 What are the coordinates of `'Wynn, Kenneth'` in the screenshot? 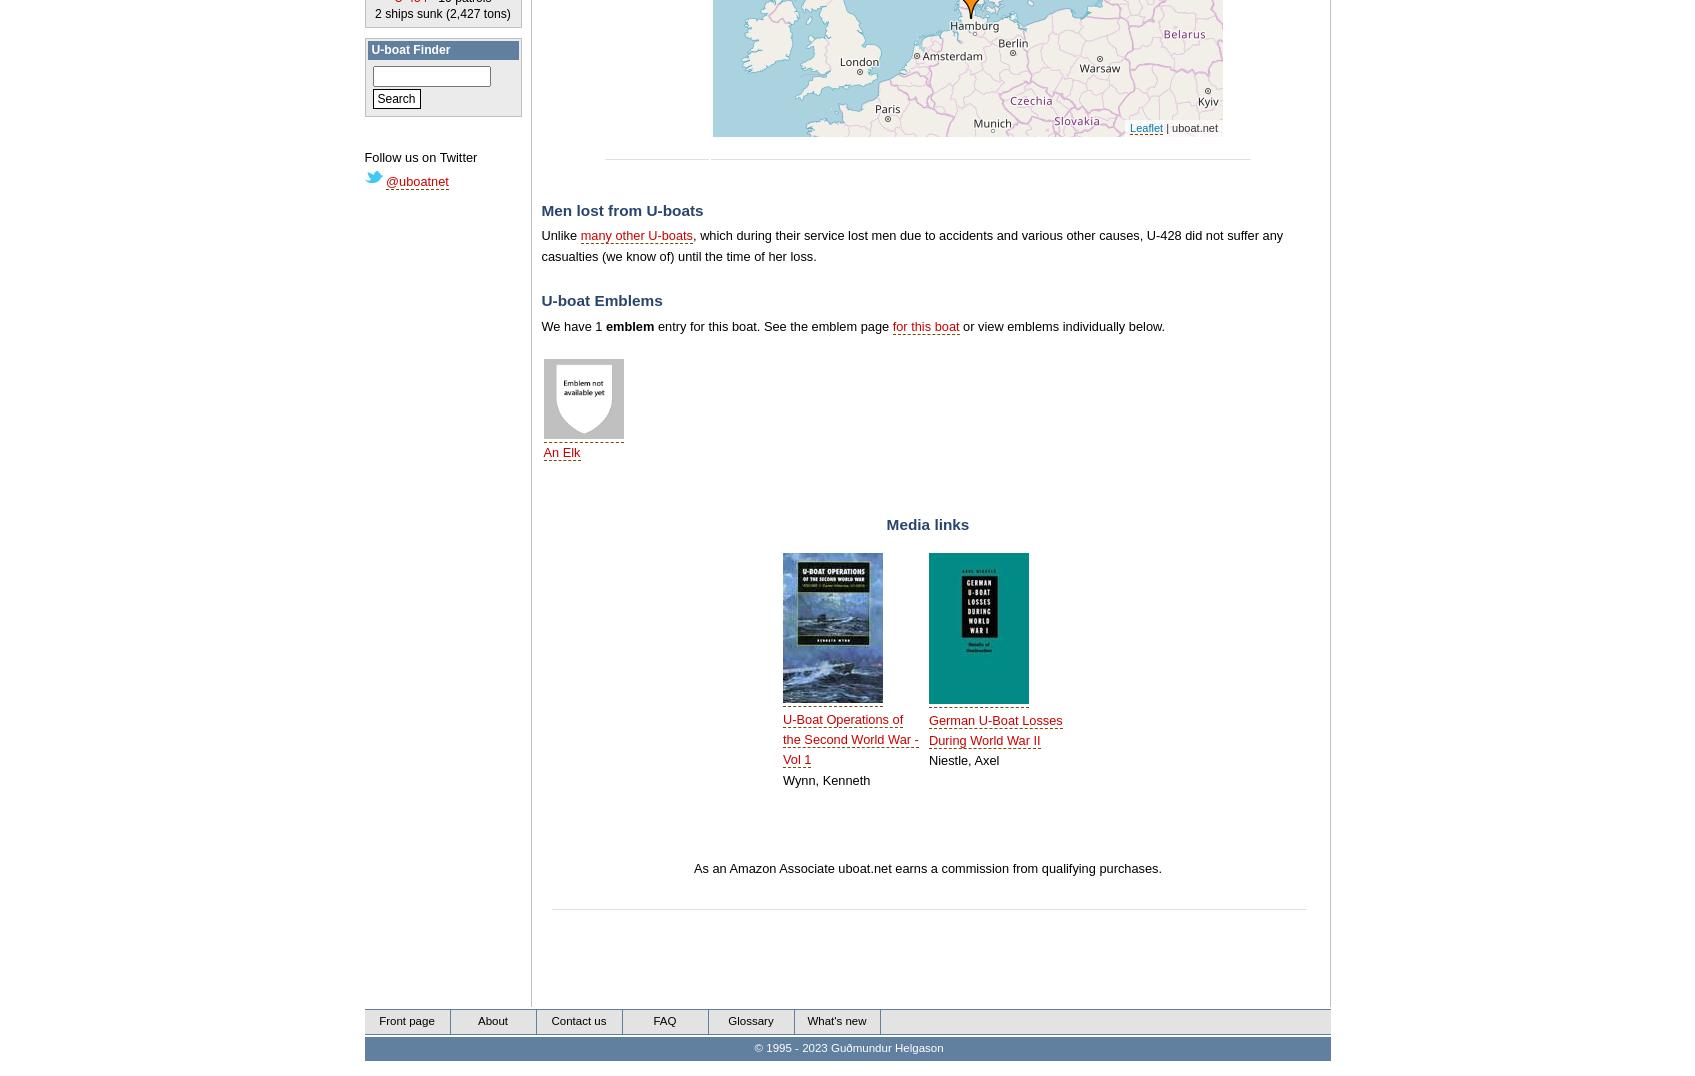 It's located at (781, 779).